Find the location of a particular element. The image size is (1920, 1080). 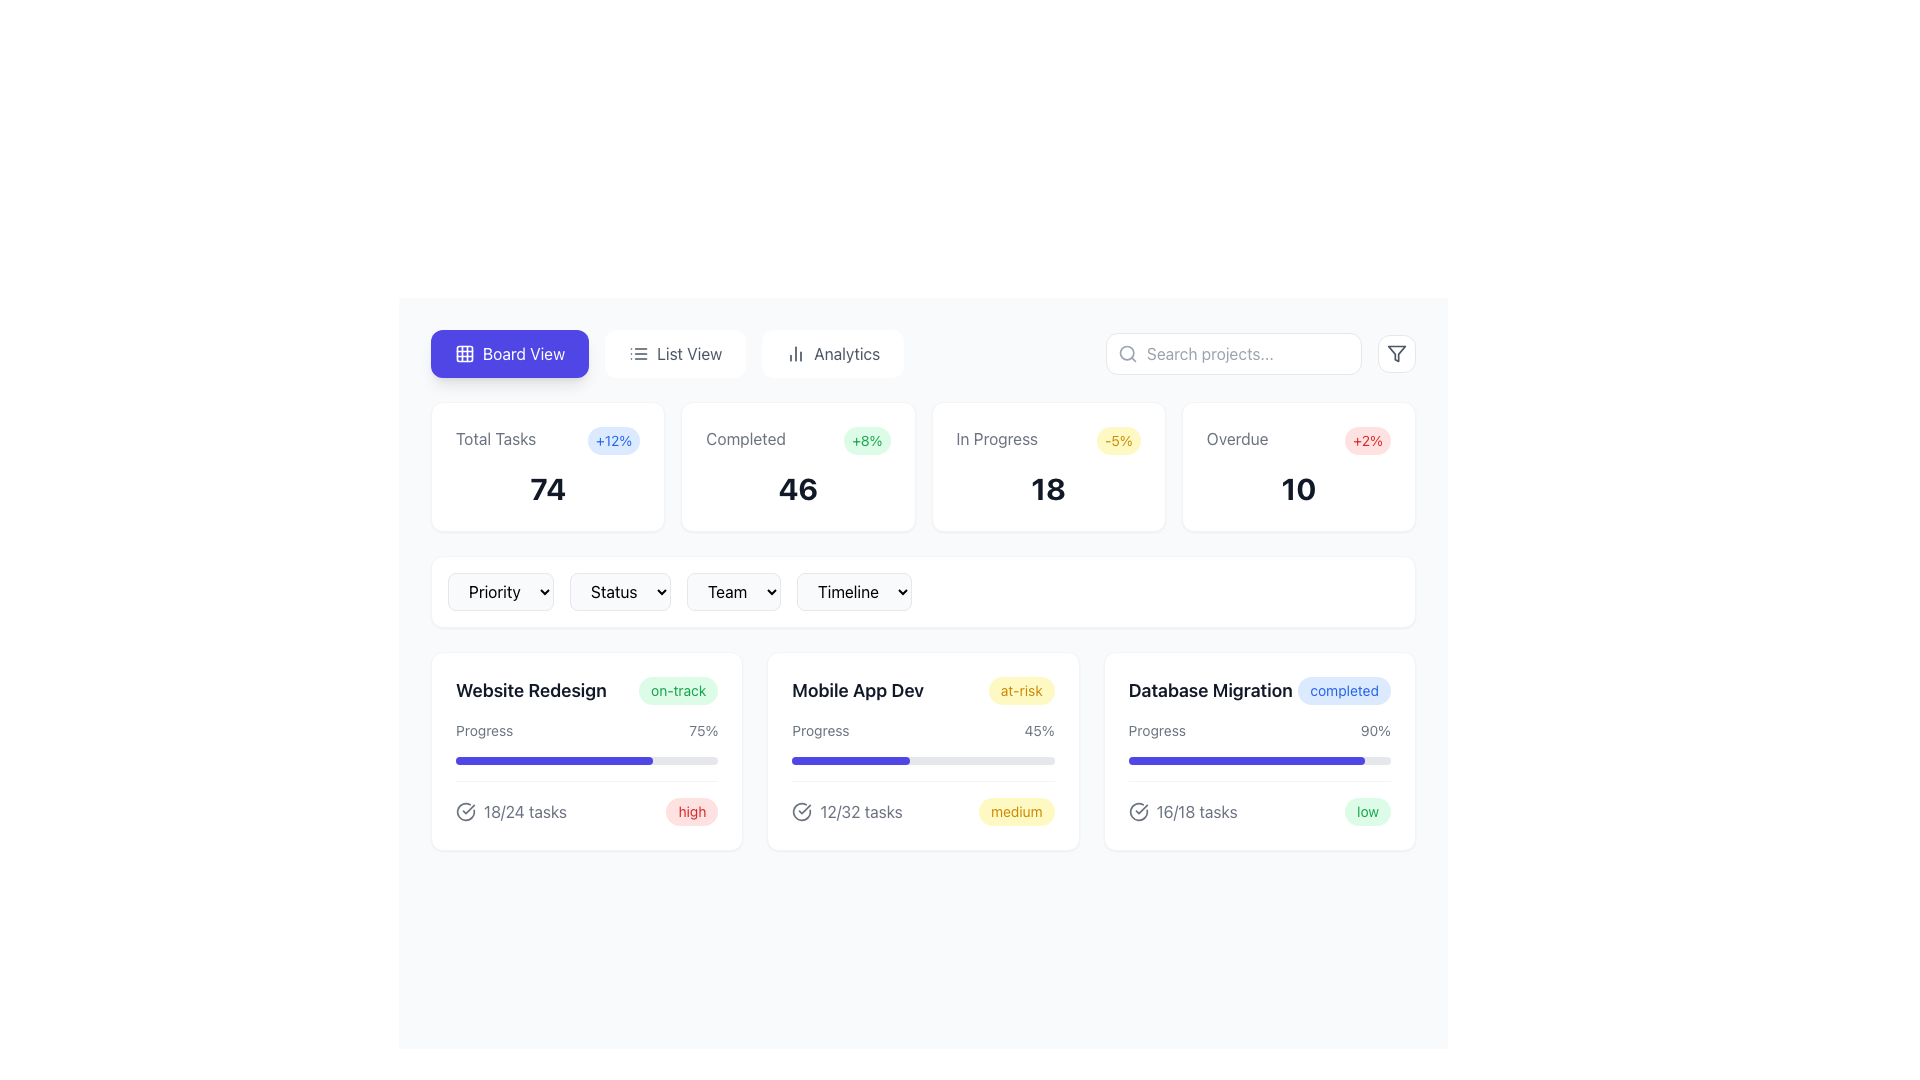

the small, gray, funnel-shaped icon representing a filter in the top right corner of the interface is located at coordinates (1395, 353).